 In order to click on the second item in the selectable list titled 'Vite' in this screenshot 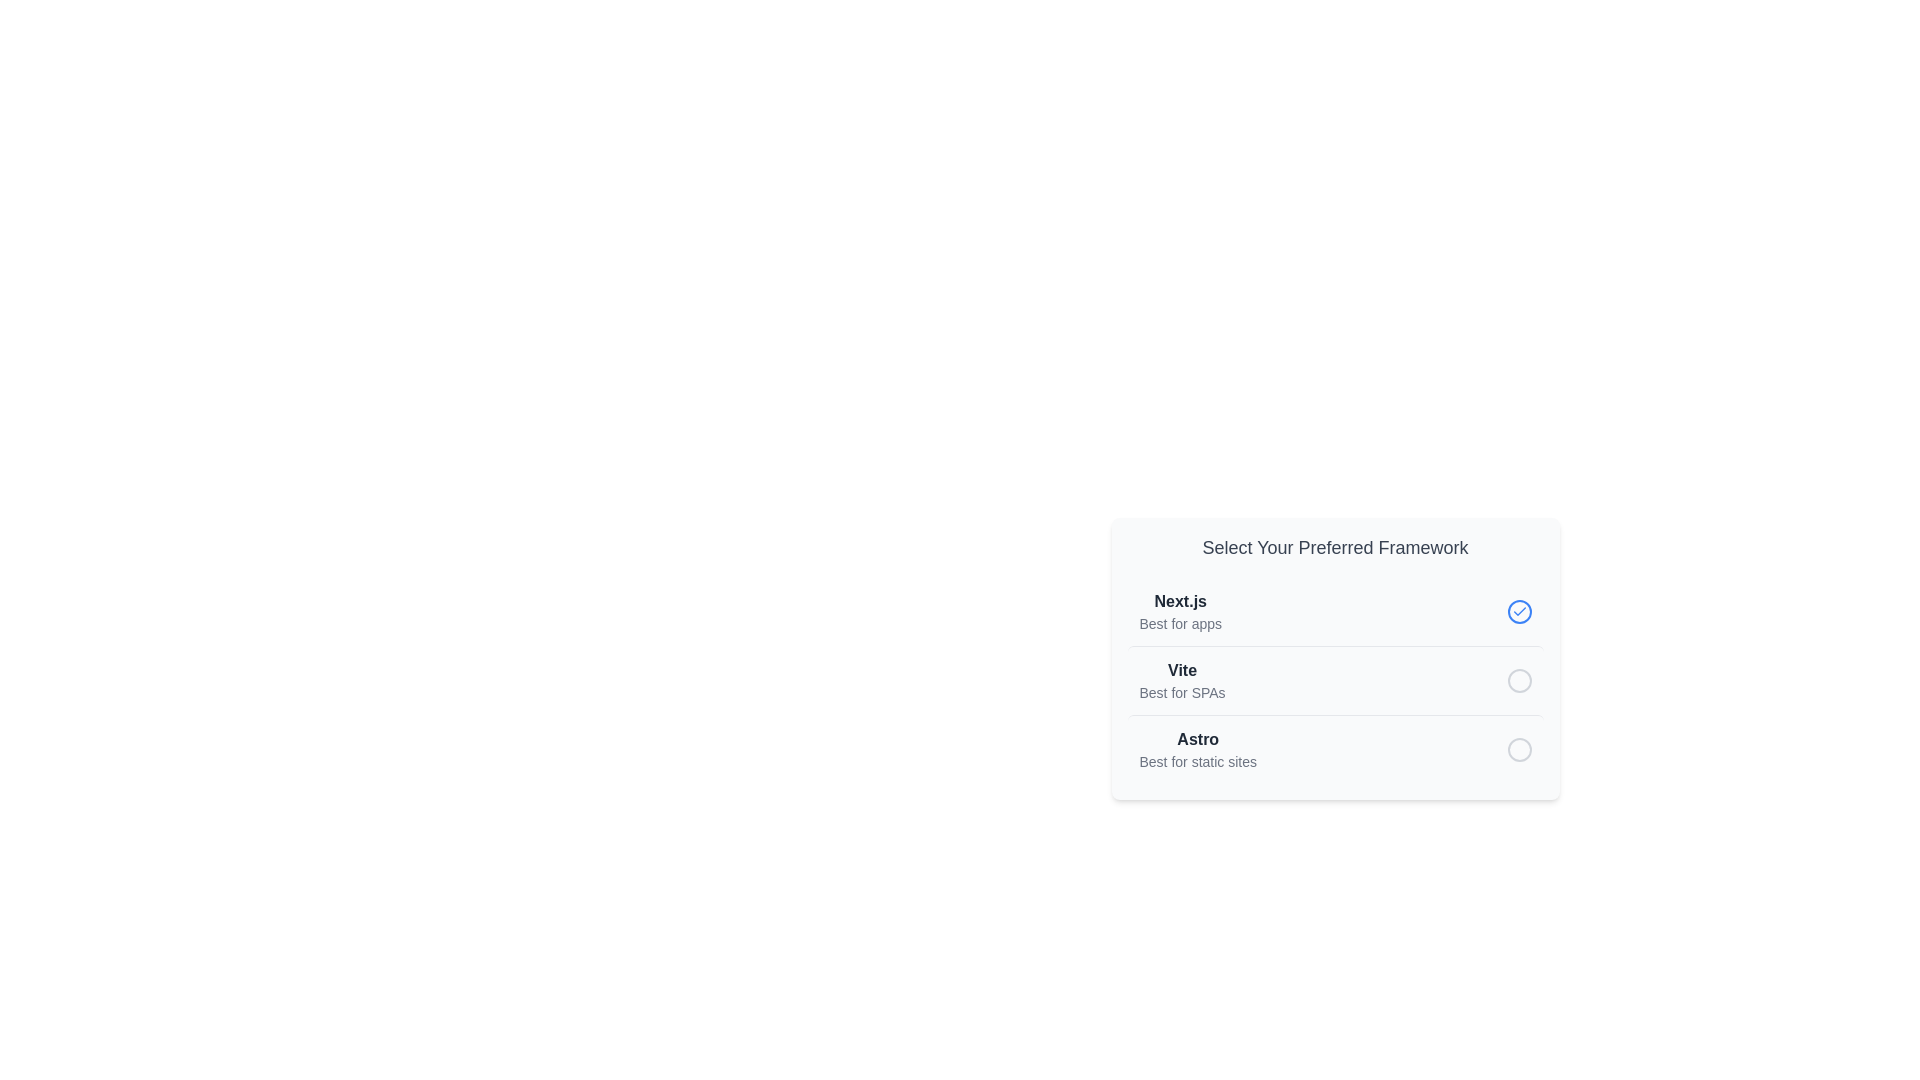, I will do `click(1335, 680)`.